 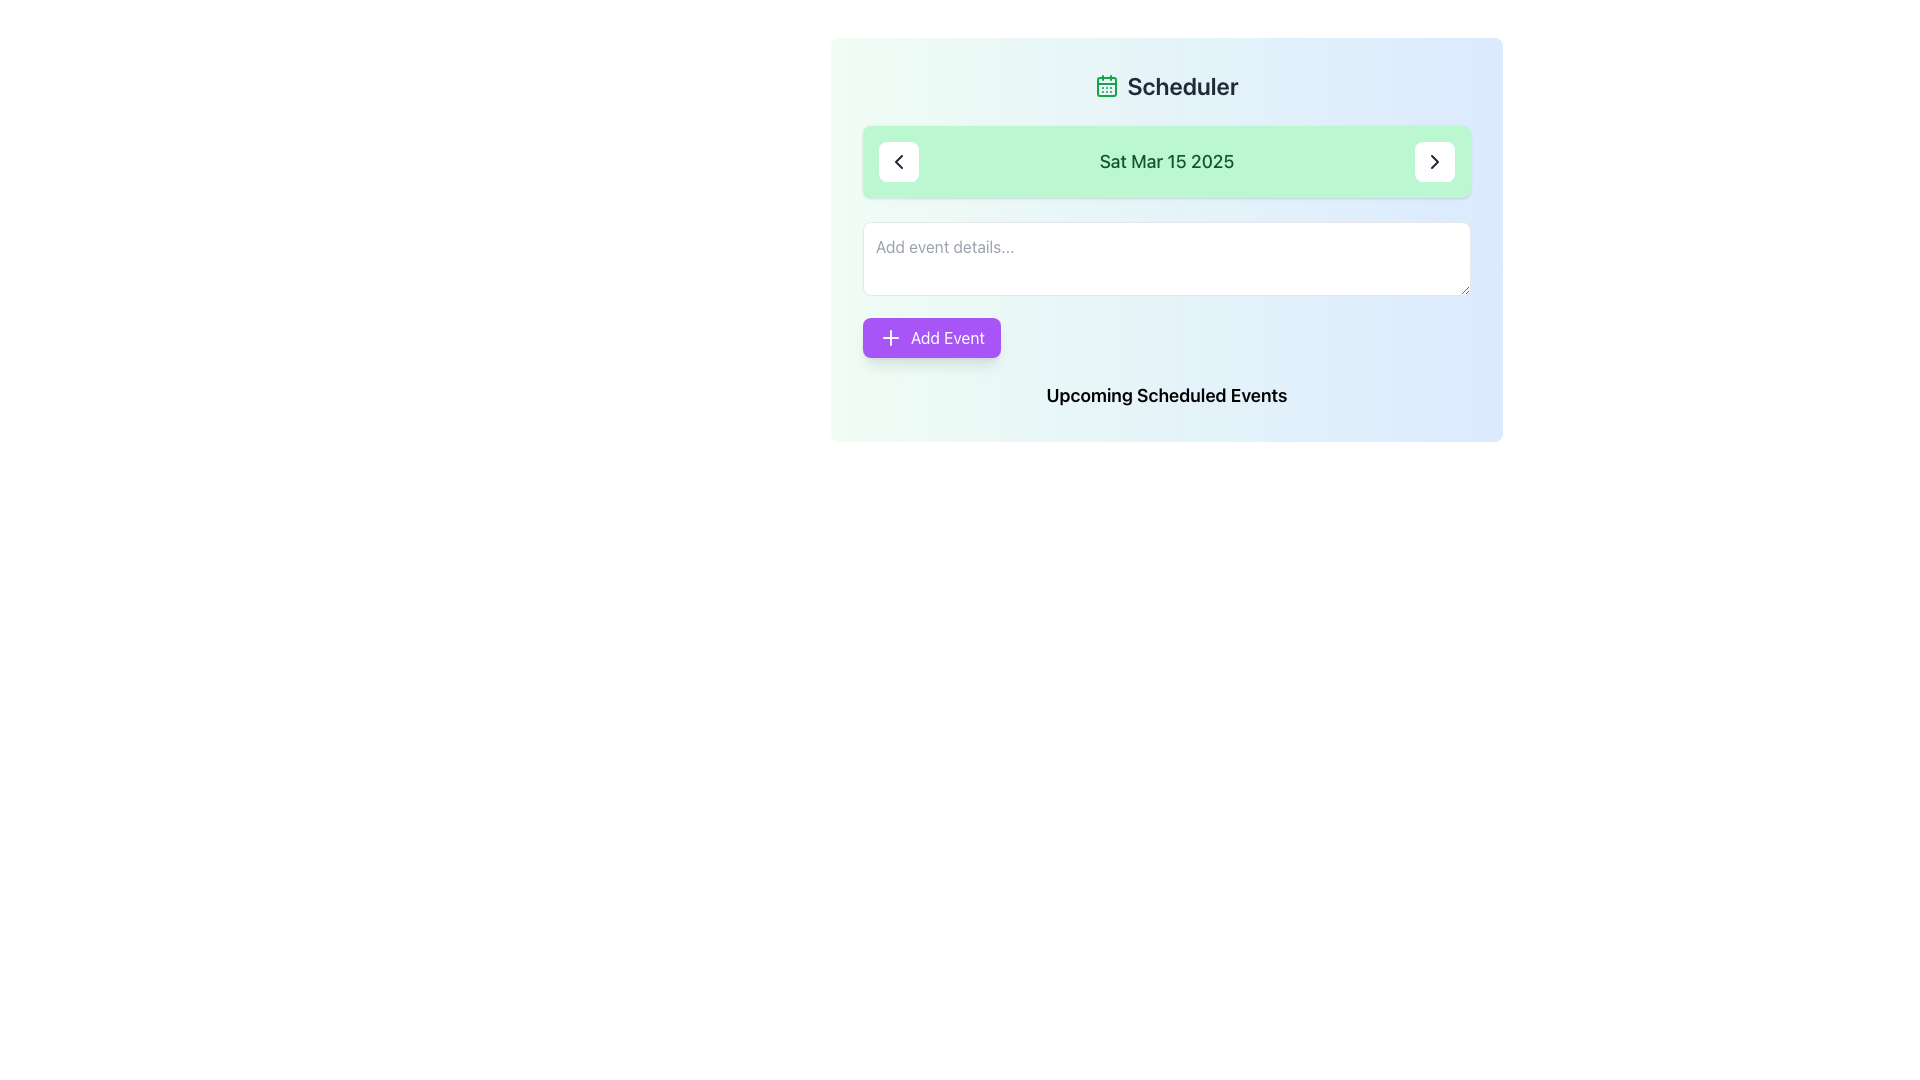 I want to click on the purple square icon with a white plus sign located to the left of the 'Add Event' text within the purple rectangular button, so click(x=890, y=337).